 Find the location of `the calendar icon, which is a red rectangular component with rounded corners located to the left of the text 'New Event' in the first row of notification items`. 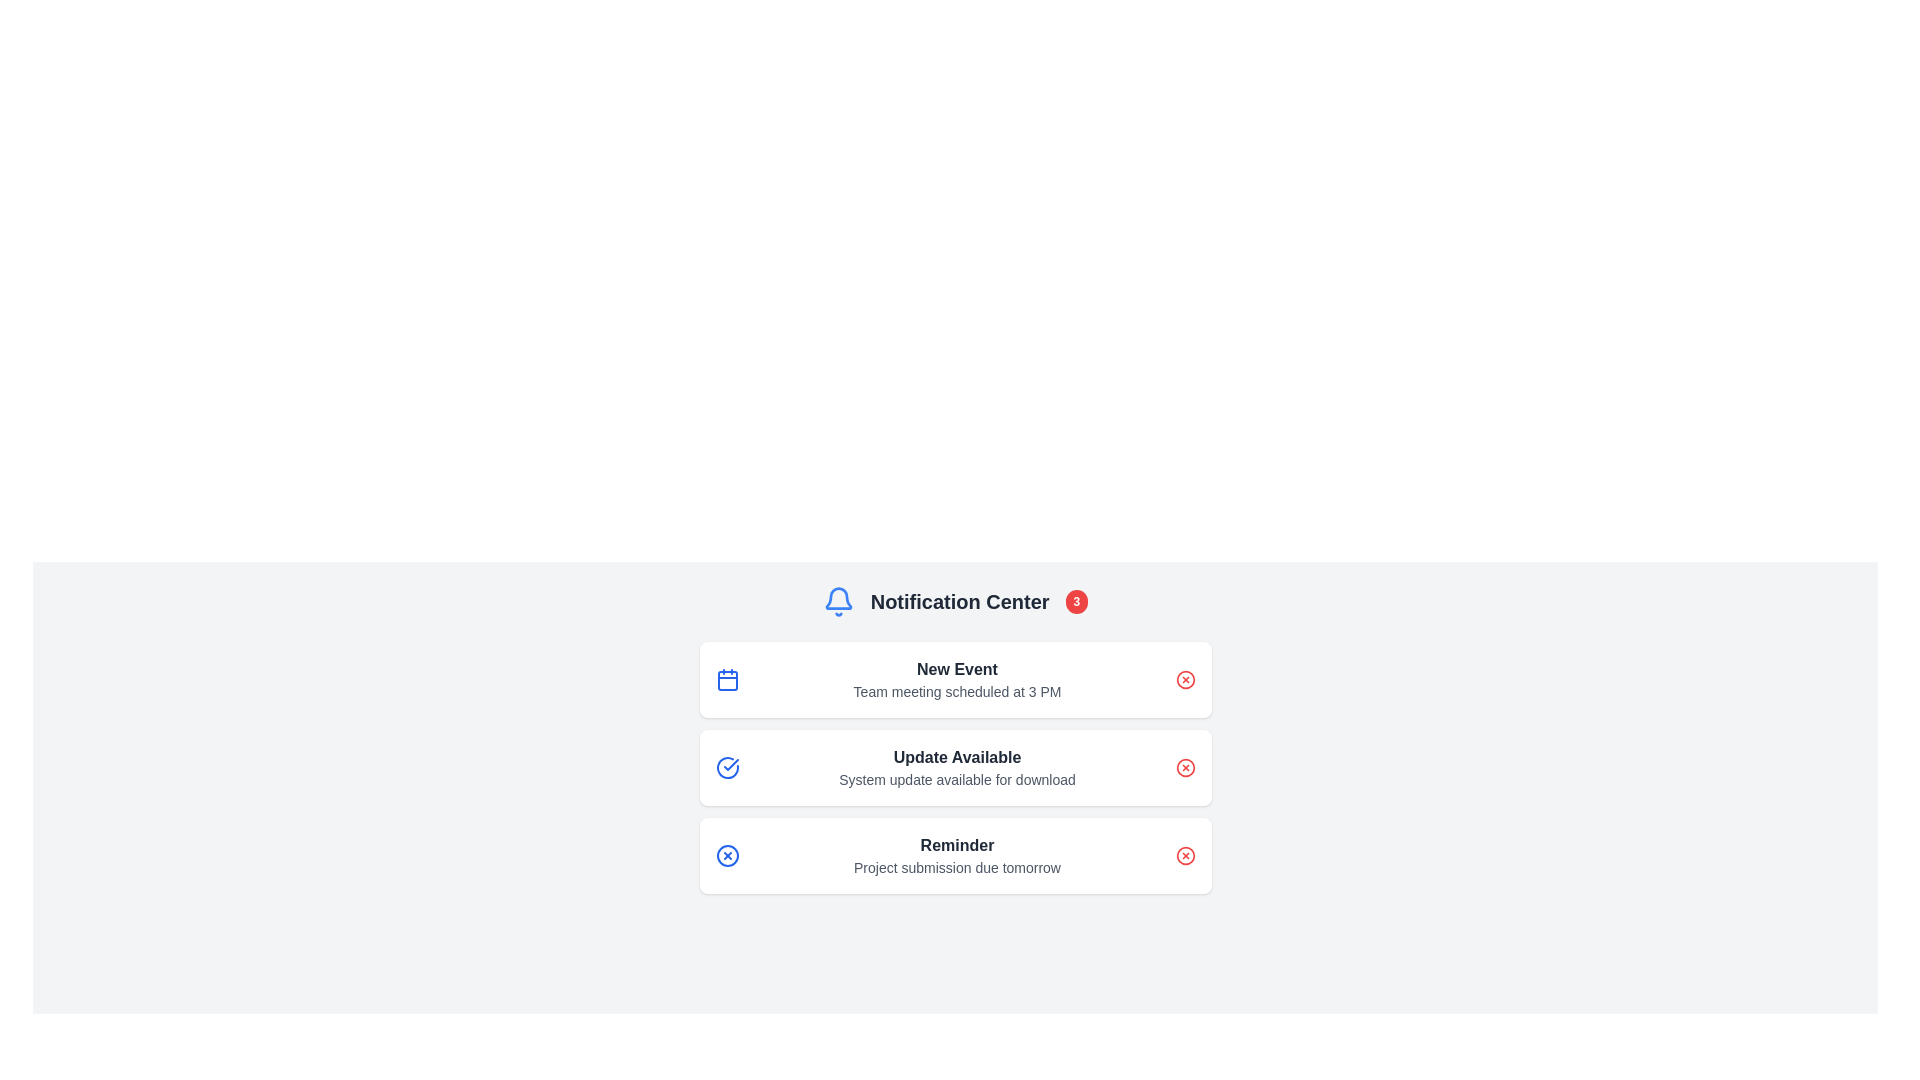

the calendar icon, which is a red rectangular component with rounded corners located to the left of the text 'New Event' in the first row of notification items is located at coordinates (726, 680).